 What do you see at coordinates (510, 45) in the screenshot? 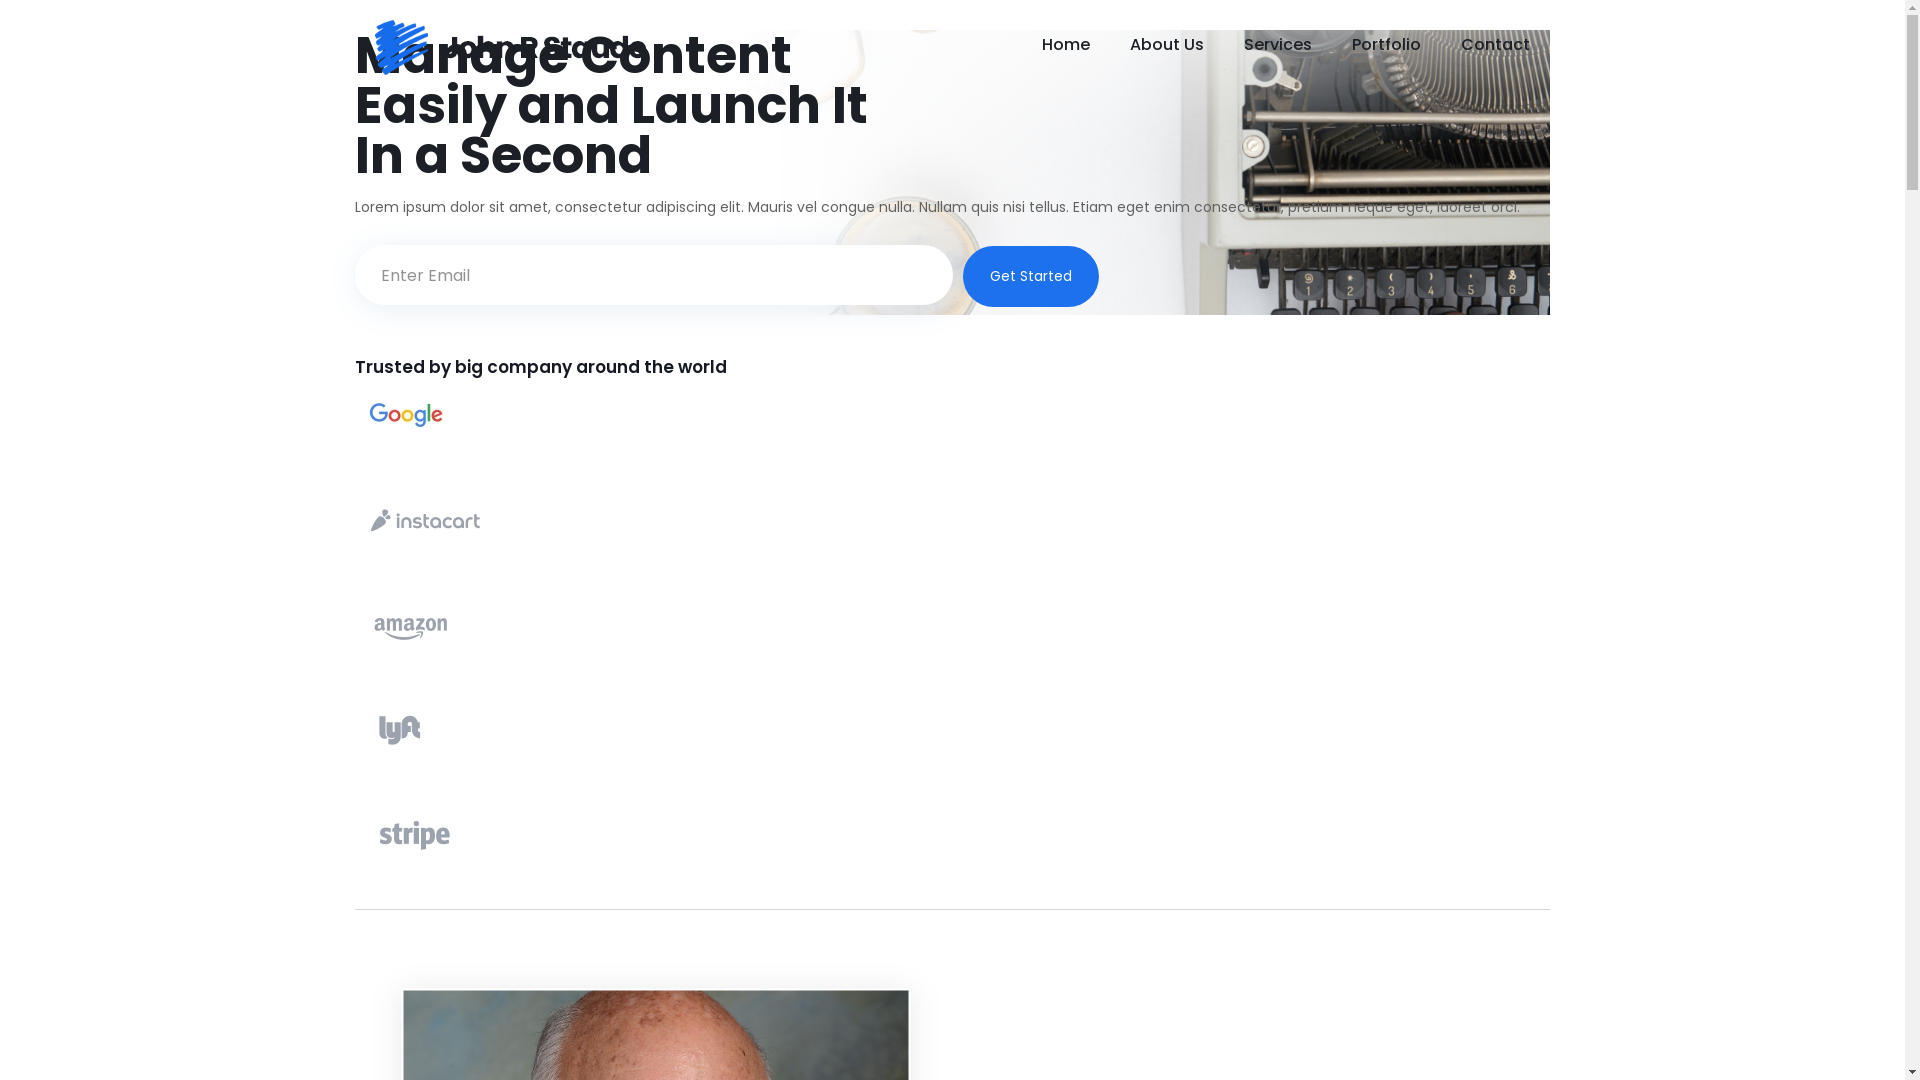
I see `'Staude'` at bounding box center [510, 45].